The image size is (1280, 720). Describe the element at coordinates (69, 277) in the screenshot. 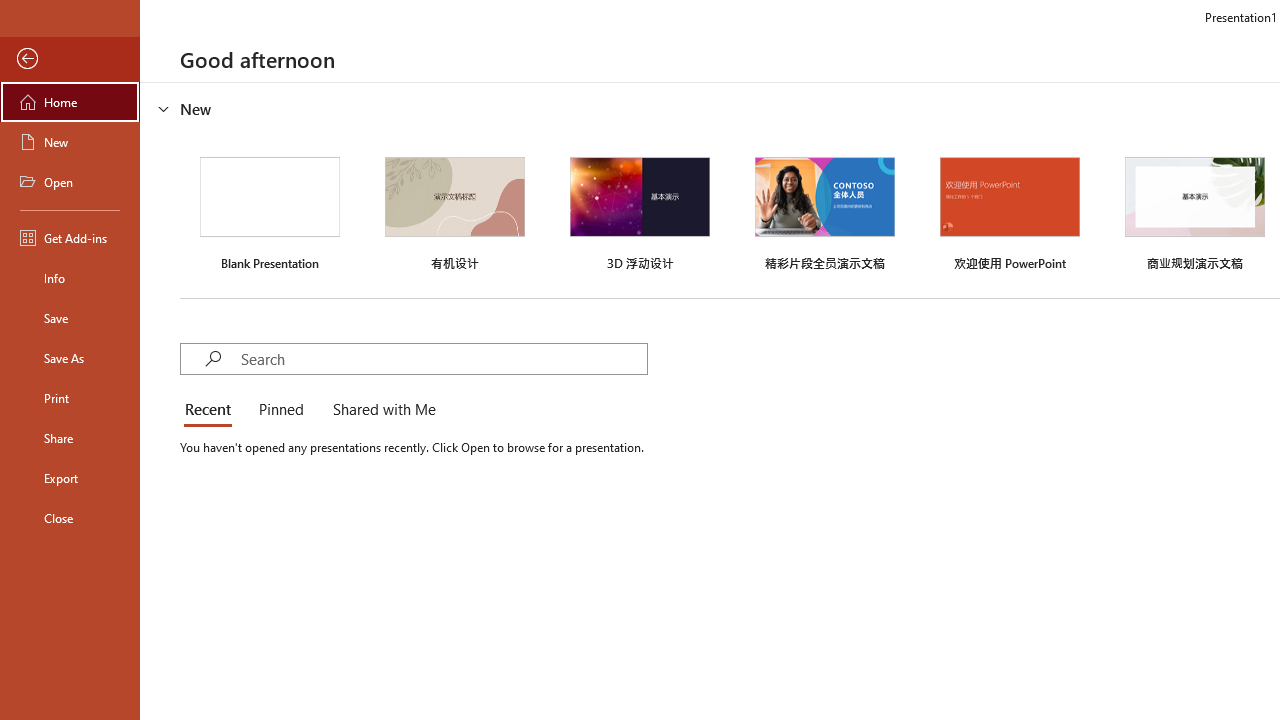

I see `'Info'` at that location.